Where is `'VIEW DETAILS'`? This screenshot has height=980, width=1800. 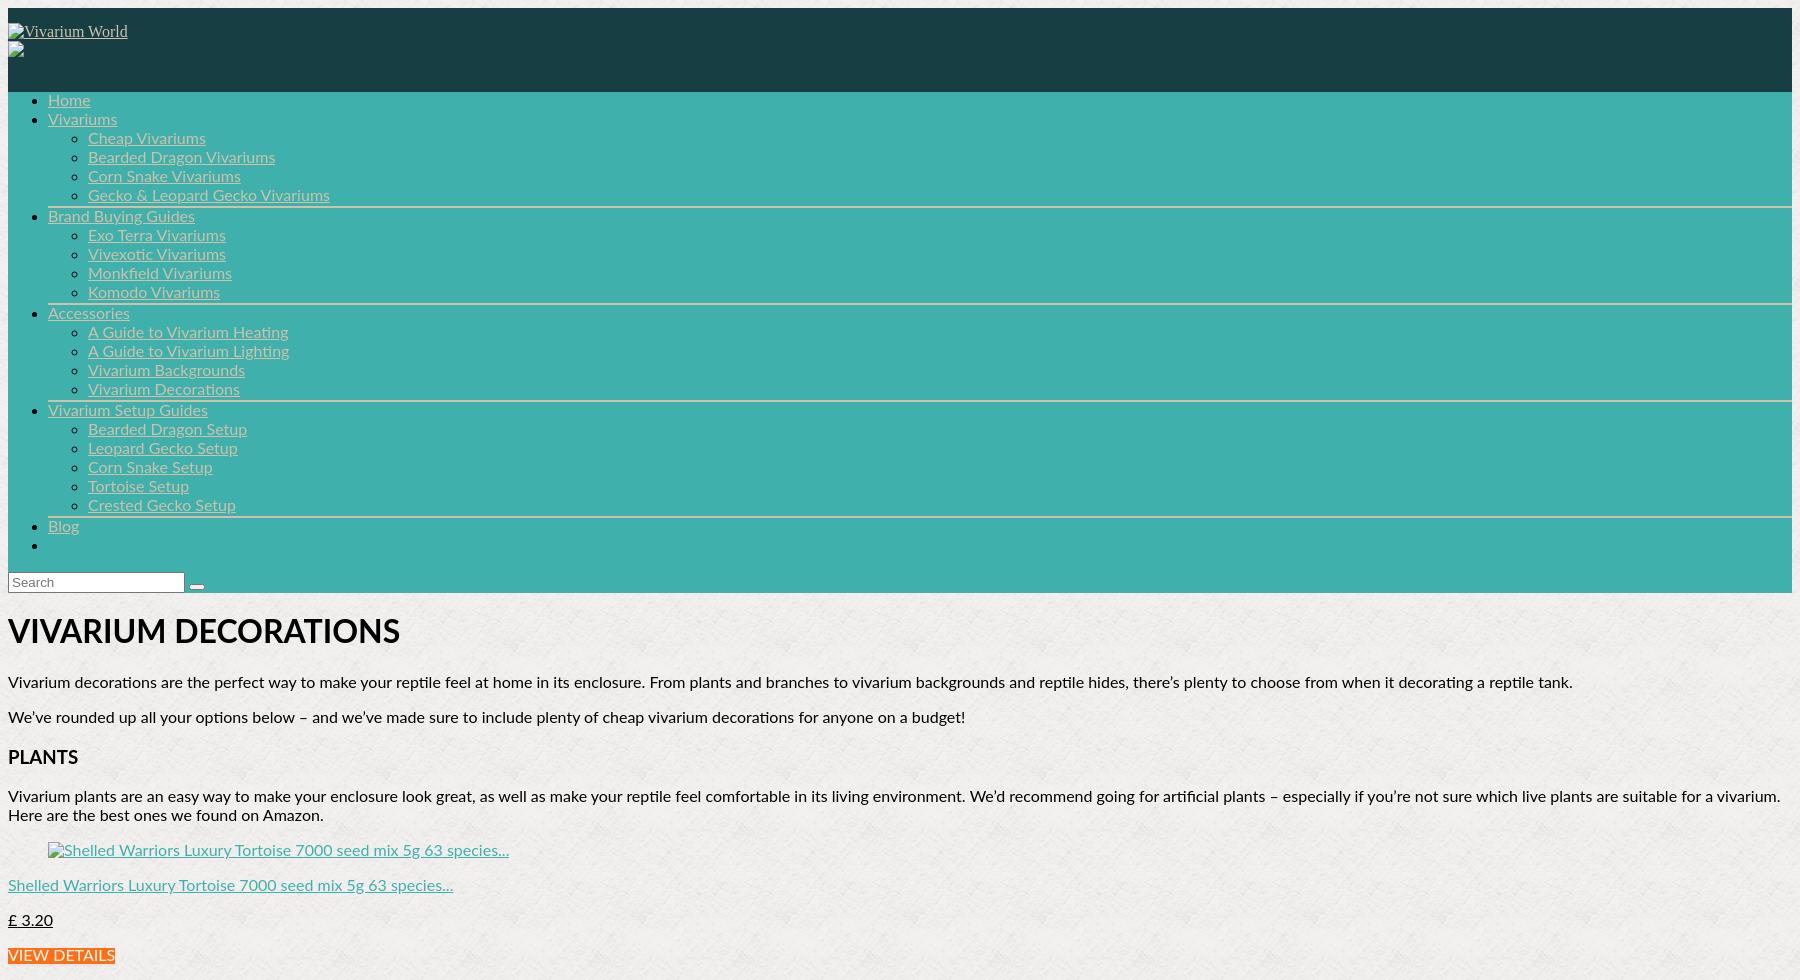
'VIEW DETAILS' is located at coordinates (60, 955).